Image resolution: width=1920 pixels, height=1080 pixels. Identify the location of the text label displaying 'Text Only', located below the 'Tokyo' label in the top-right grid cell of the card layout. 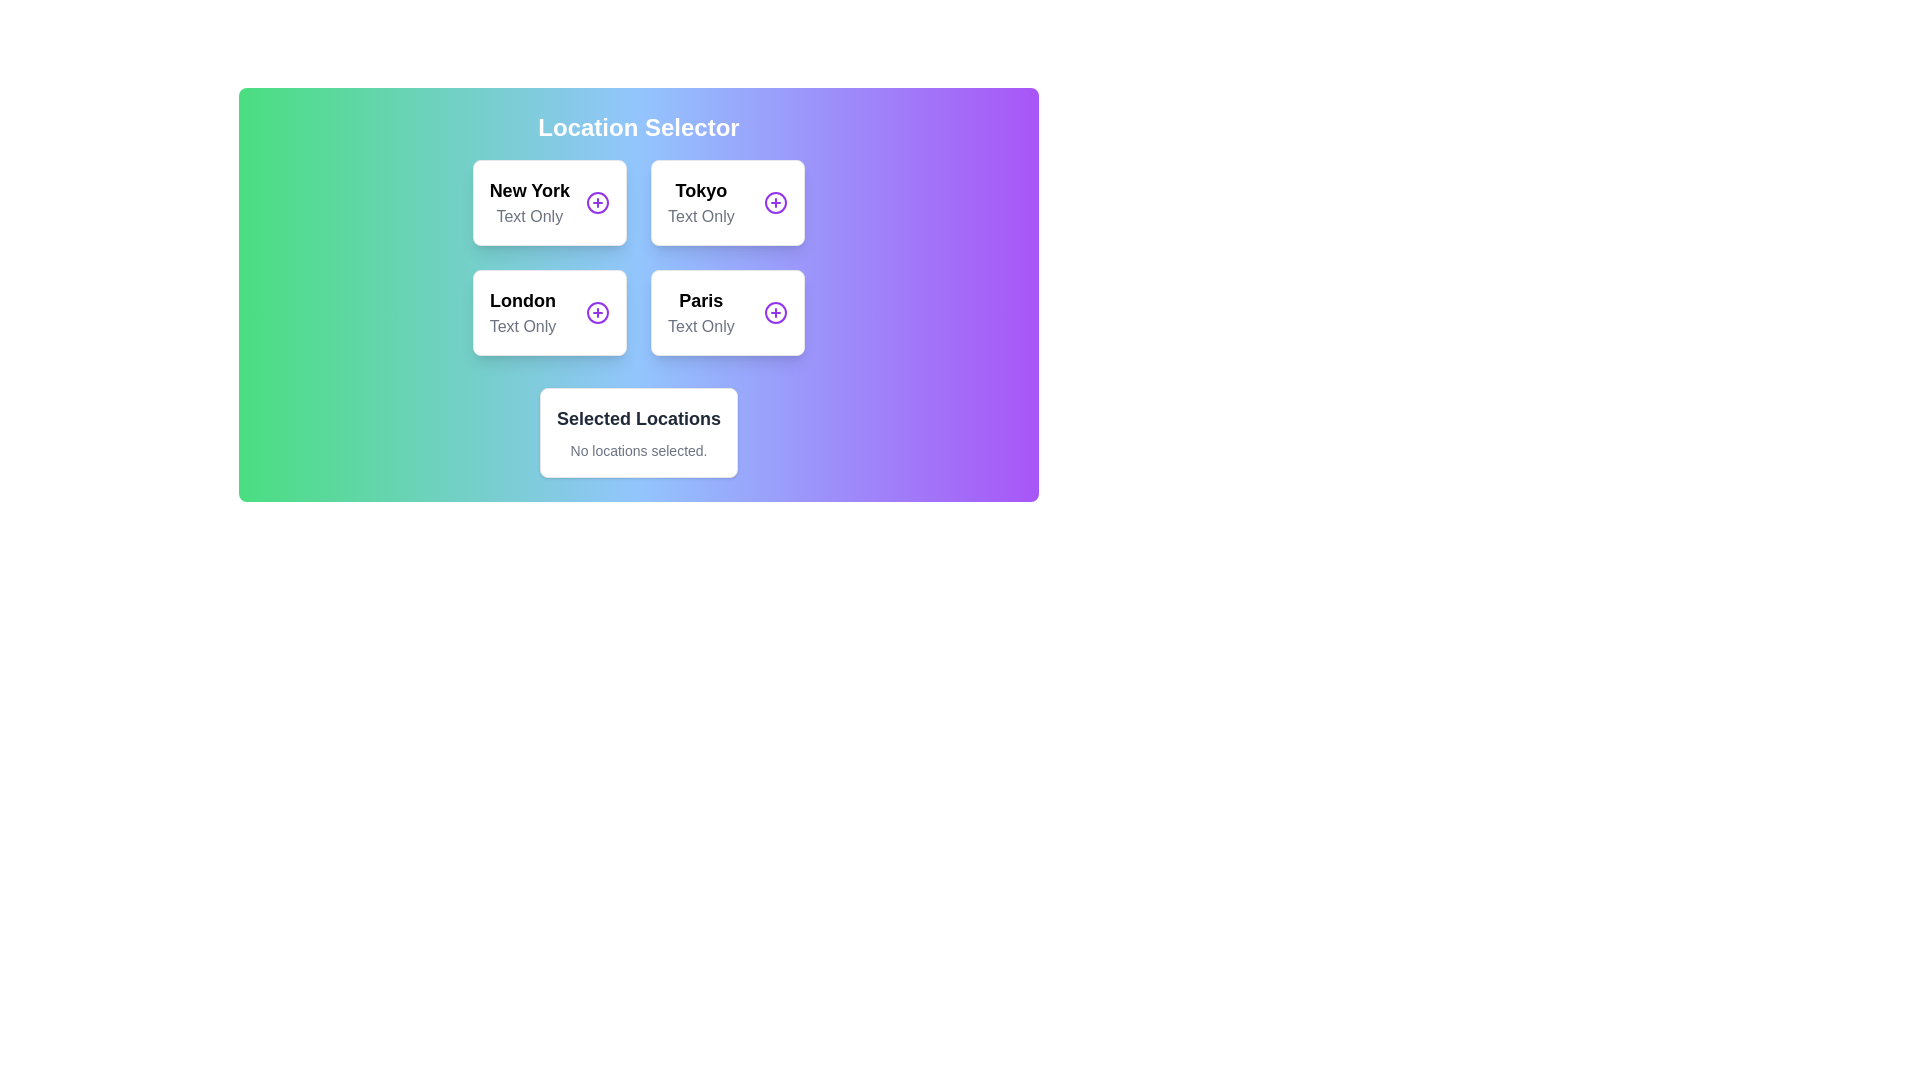
(701, 216).